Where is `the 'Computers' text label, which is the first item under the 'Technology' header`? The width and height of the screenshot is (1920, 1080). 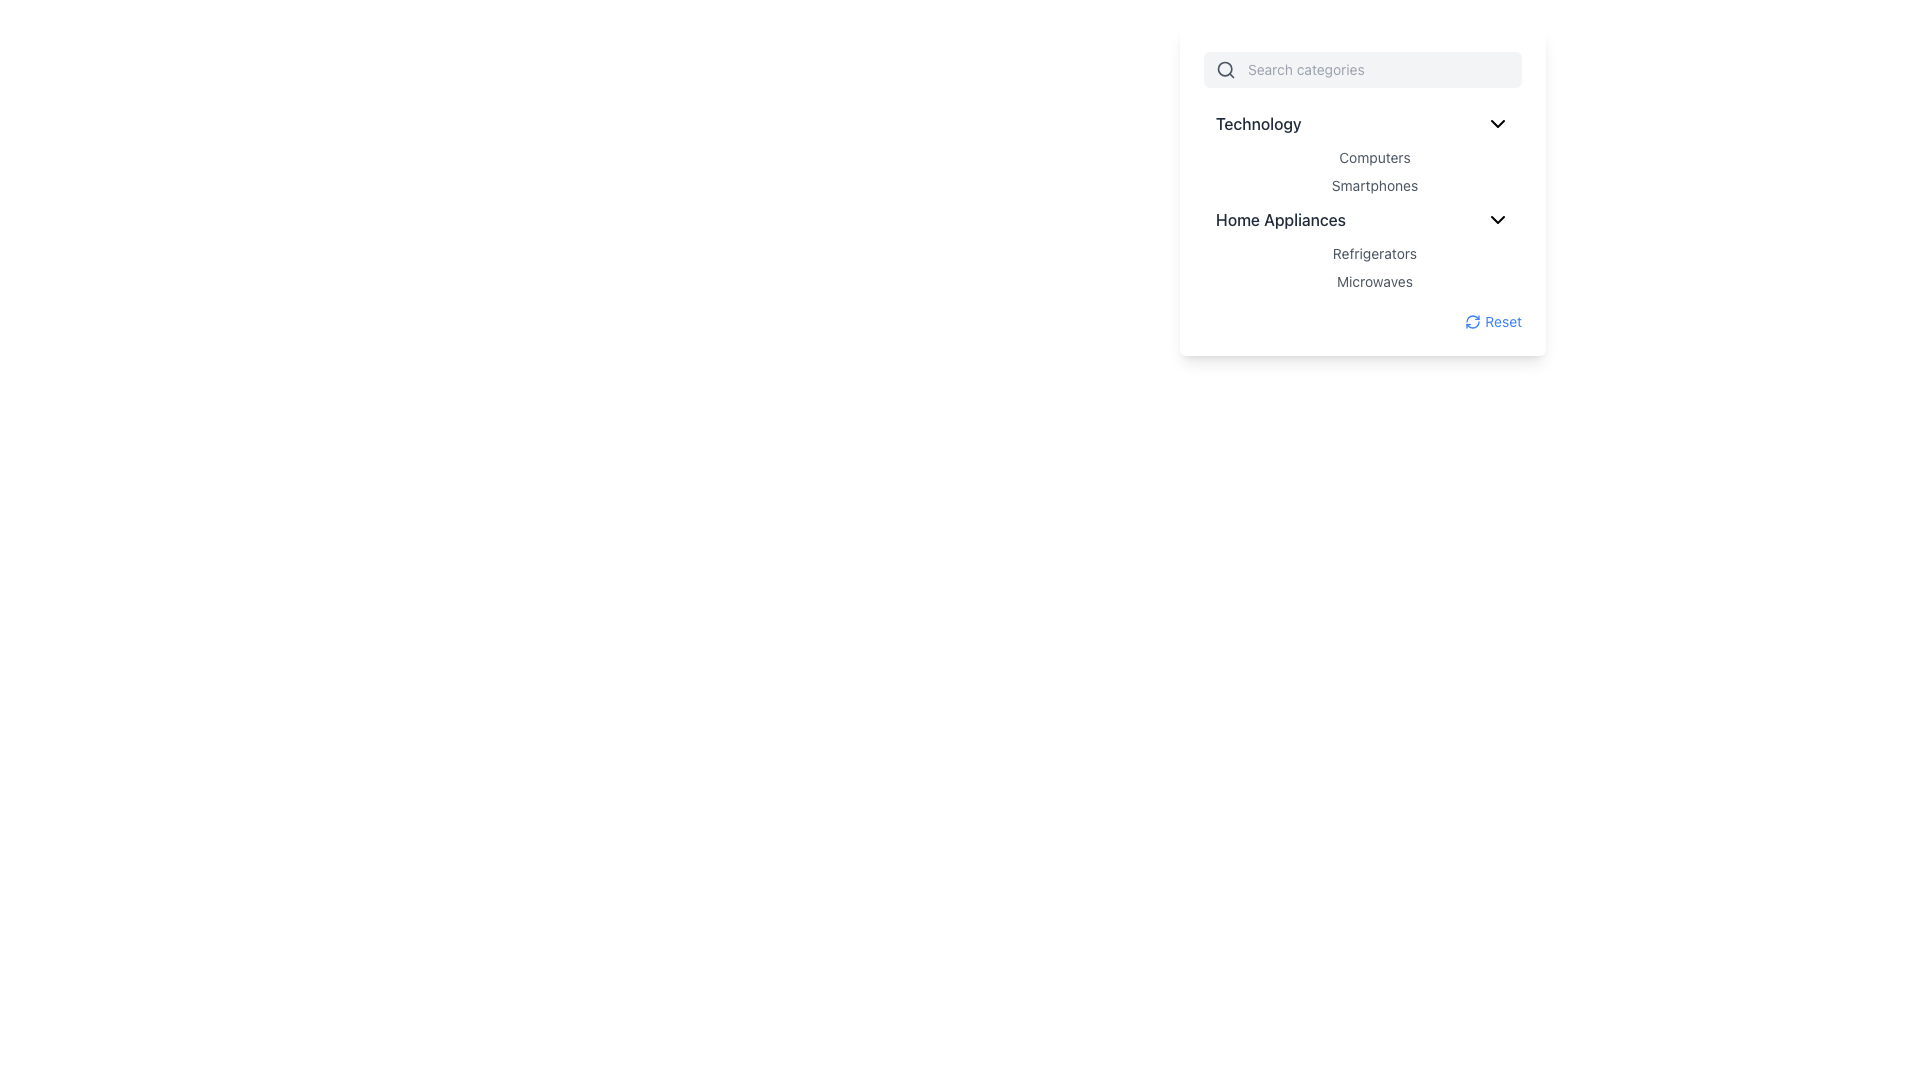
the 'Computers' text label, which is the first item under the 'Technology' header is located at coordinates (1373, 157).